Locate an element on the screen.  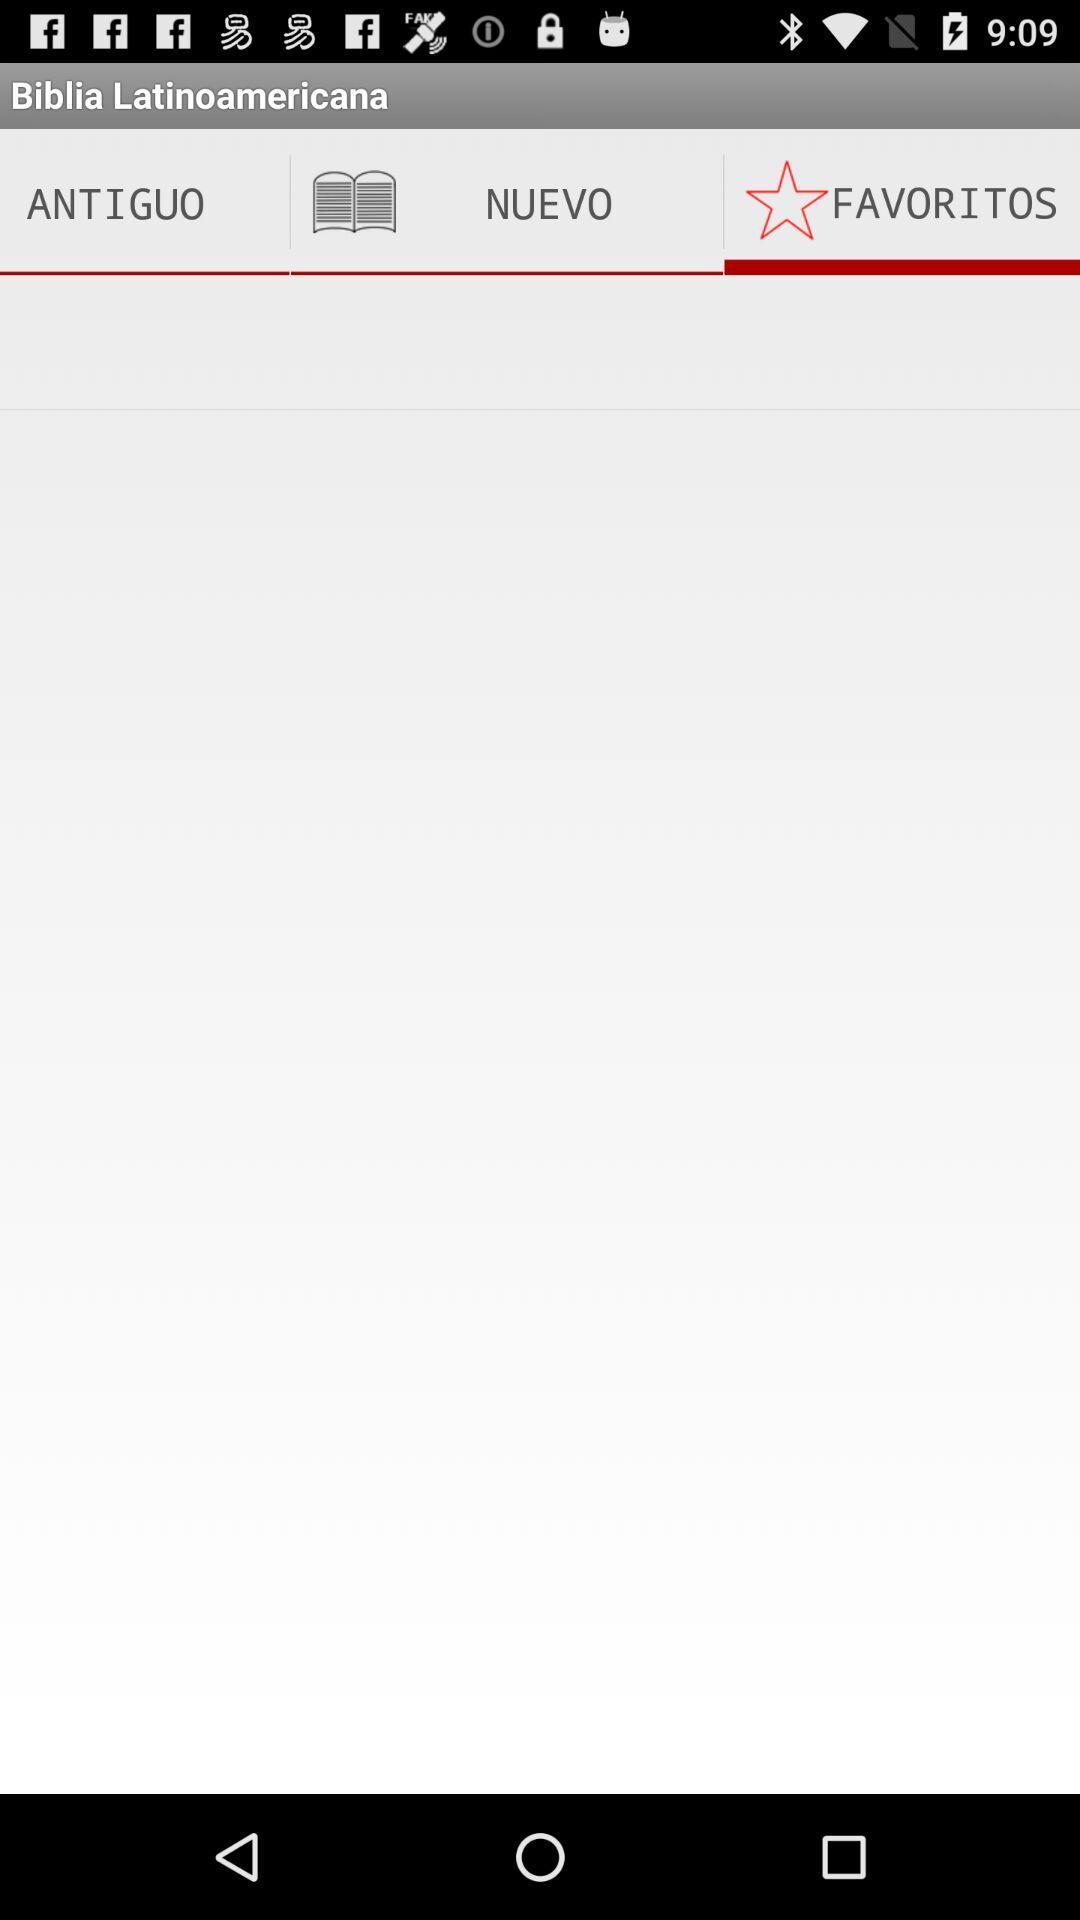
the item to the left of the favoritos is located at coordinates (505, 202).